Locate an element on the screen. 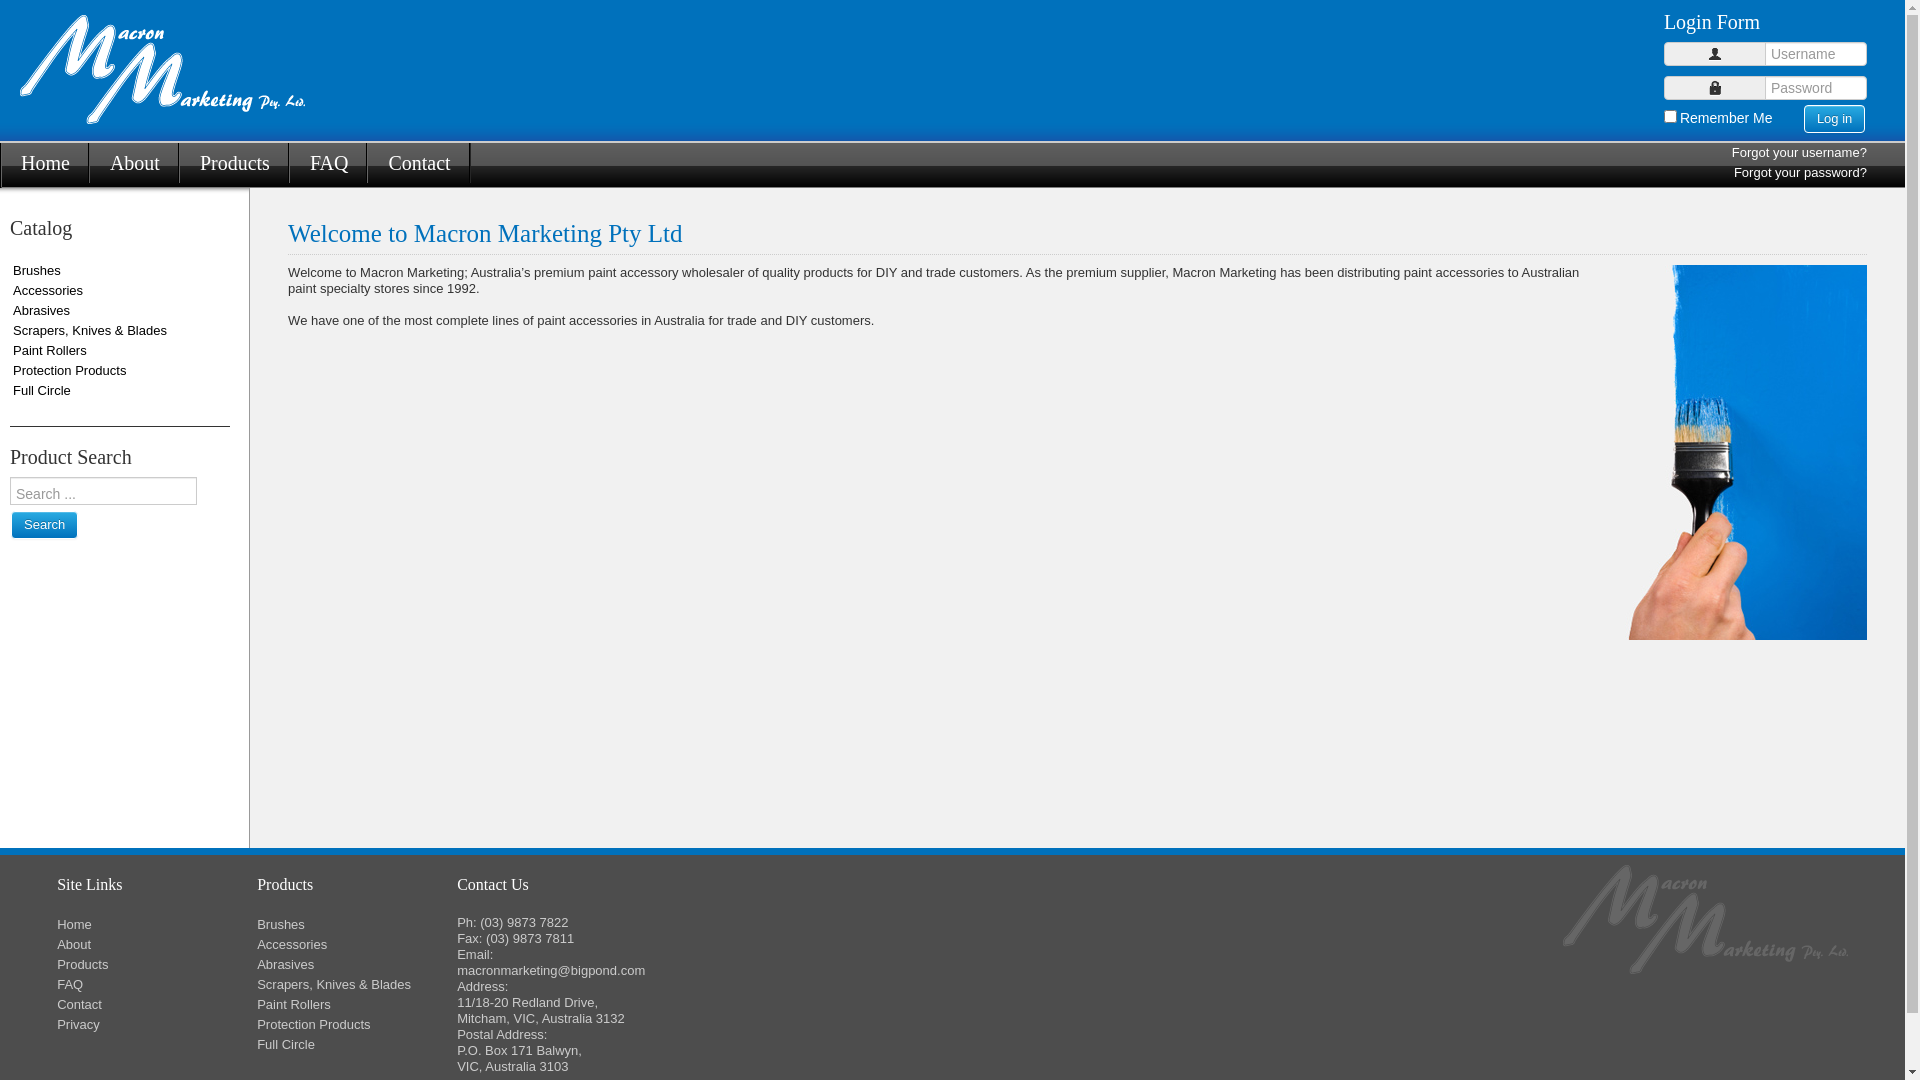 The image size is (1920, 1080). 'Log in' is located at coordinates (1834, 119).